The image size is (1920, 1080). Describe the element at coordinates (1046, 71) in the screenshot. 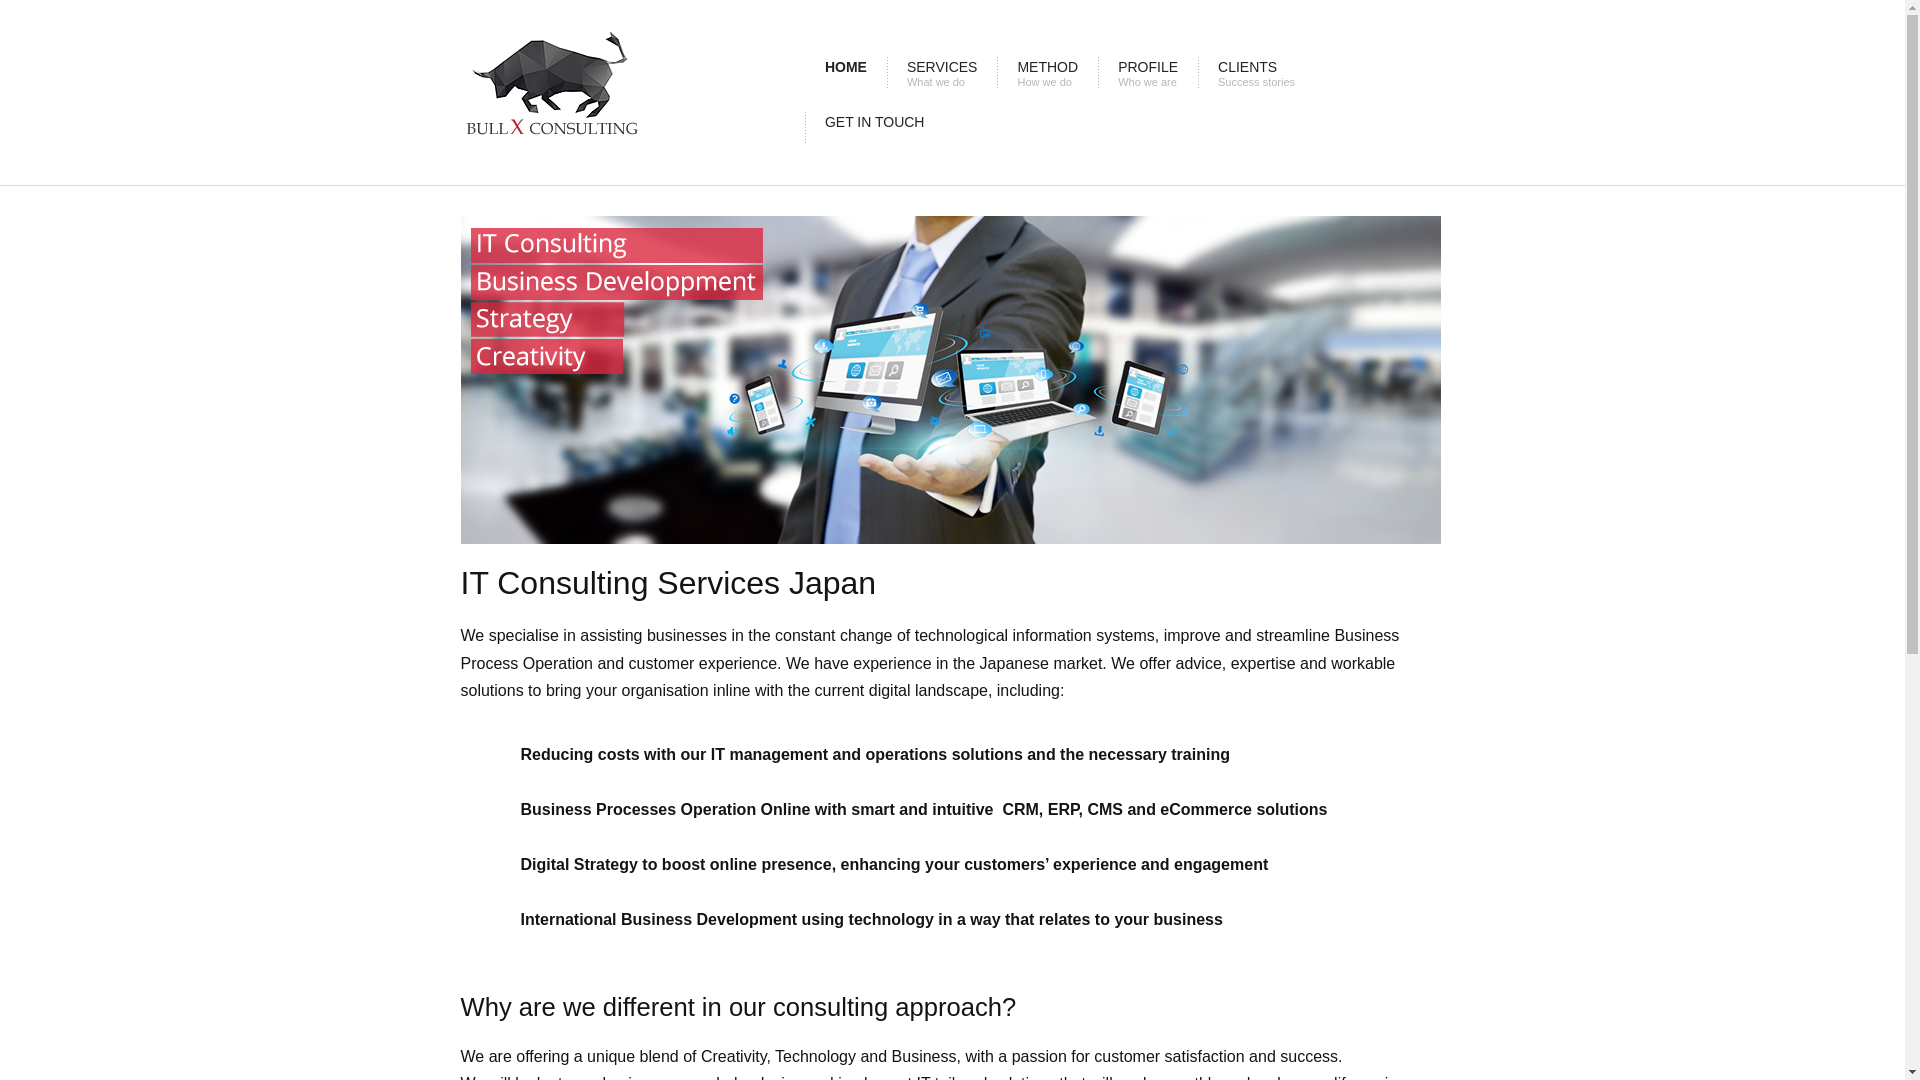

I see `'METHOD` at that location.